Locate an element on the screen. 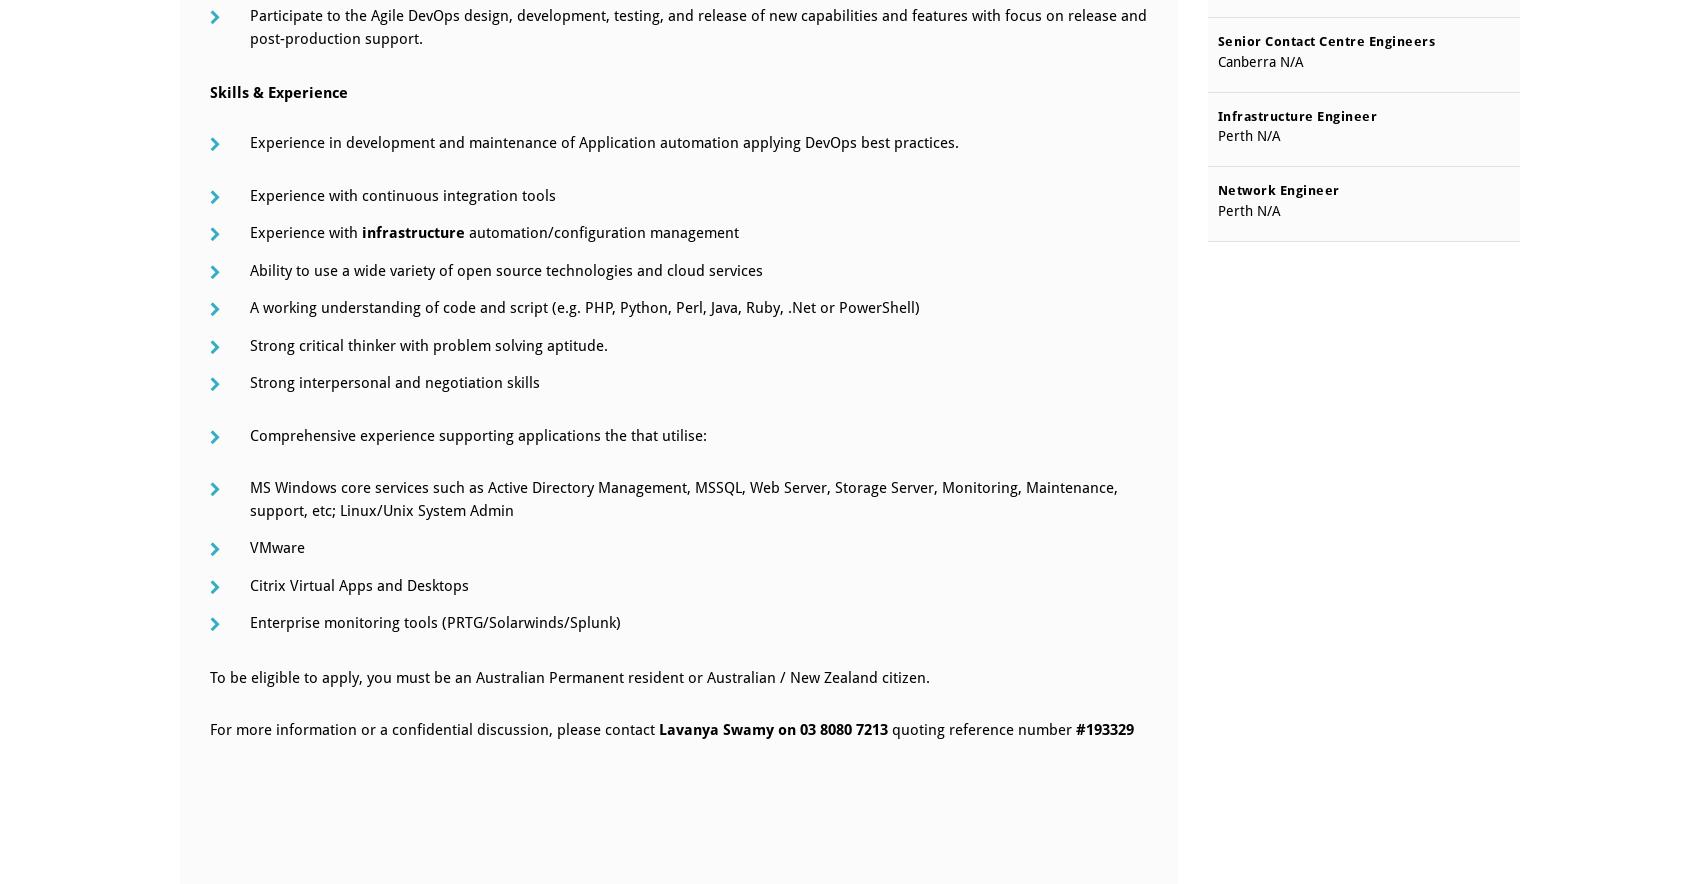 The image size is (1700, 884). 'Citrix Virtual Apps and Desktops' is located at coordinates (250, 584).